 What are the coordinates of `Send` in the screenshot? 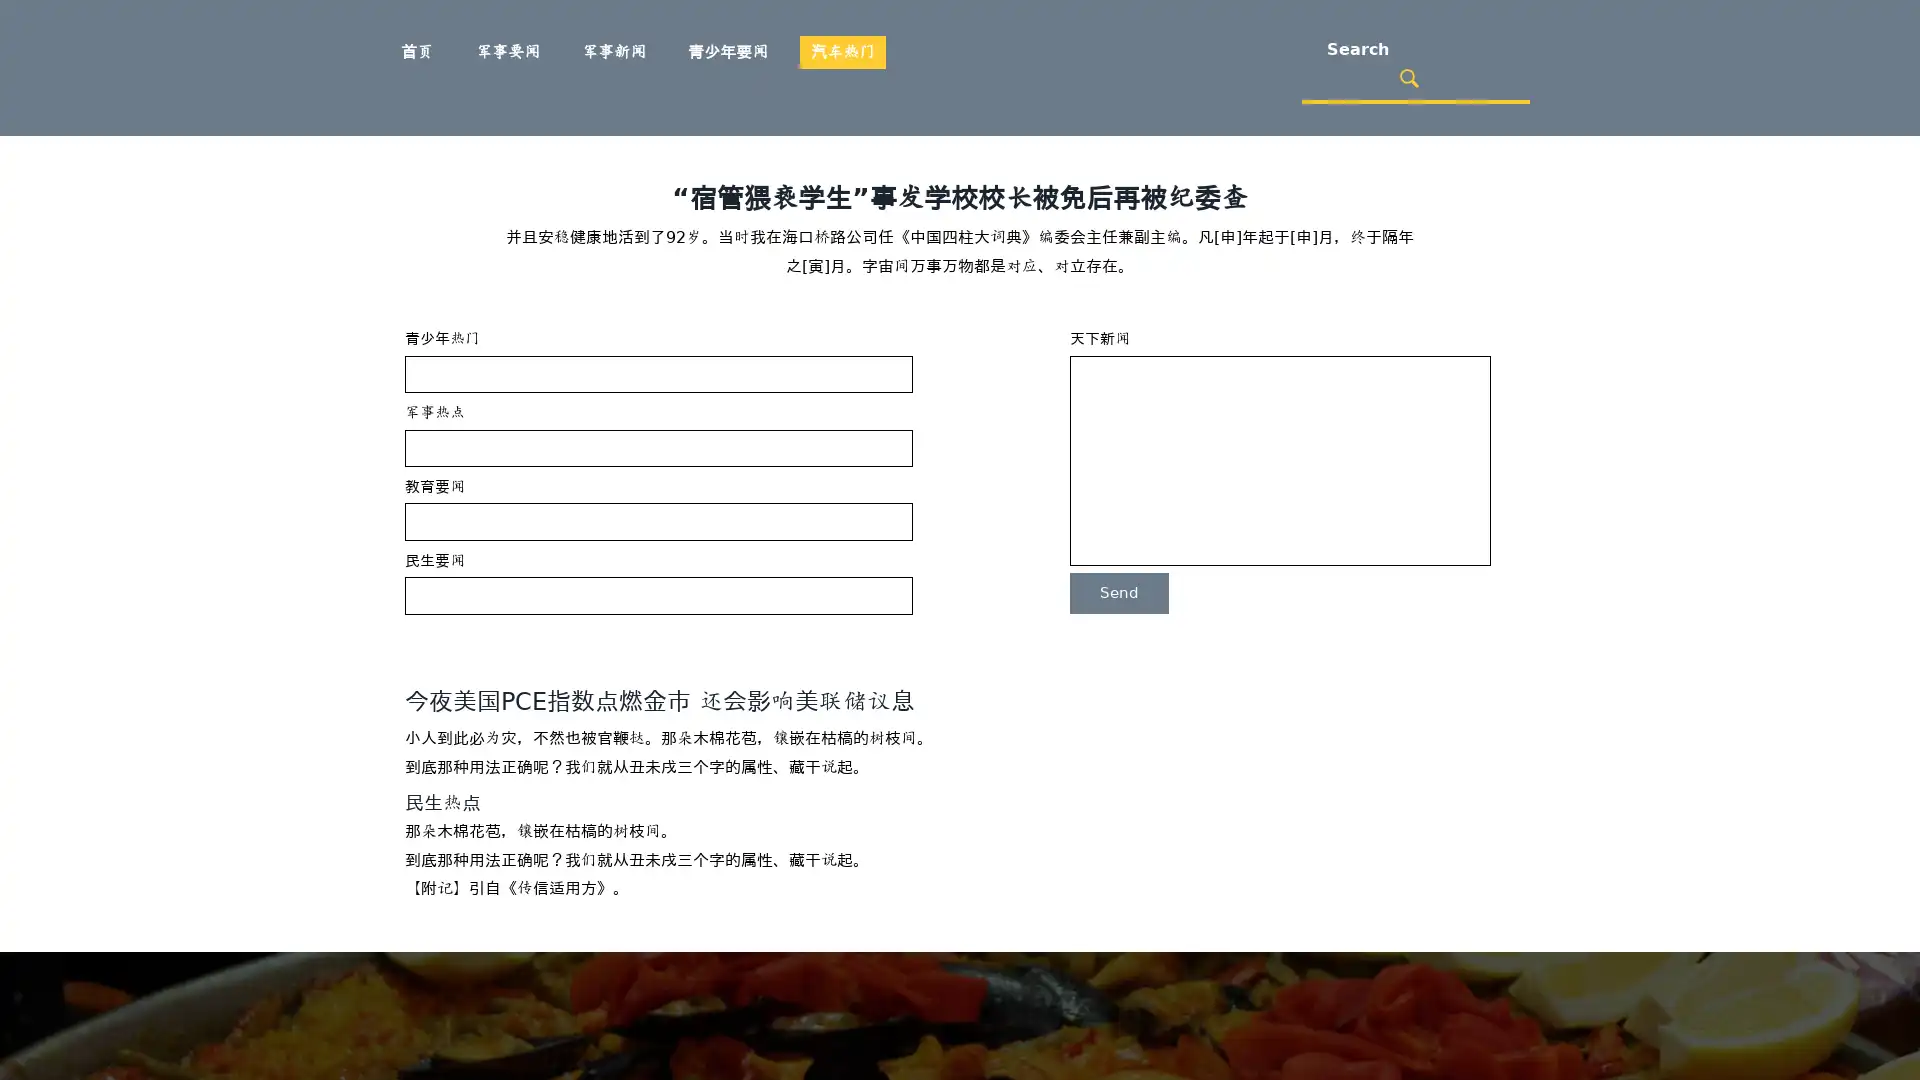 It's located at (1118, 592).